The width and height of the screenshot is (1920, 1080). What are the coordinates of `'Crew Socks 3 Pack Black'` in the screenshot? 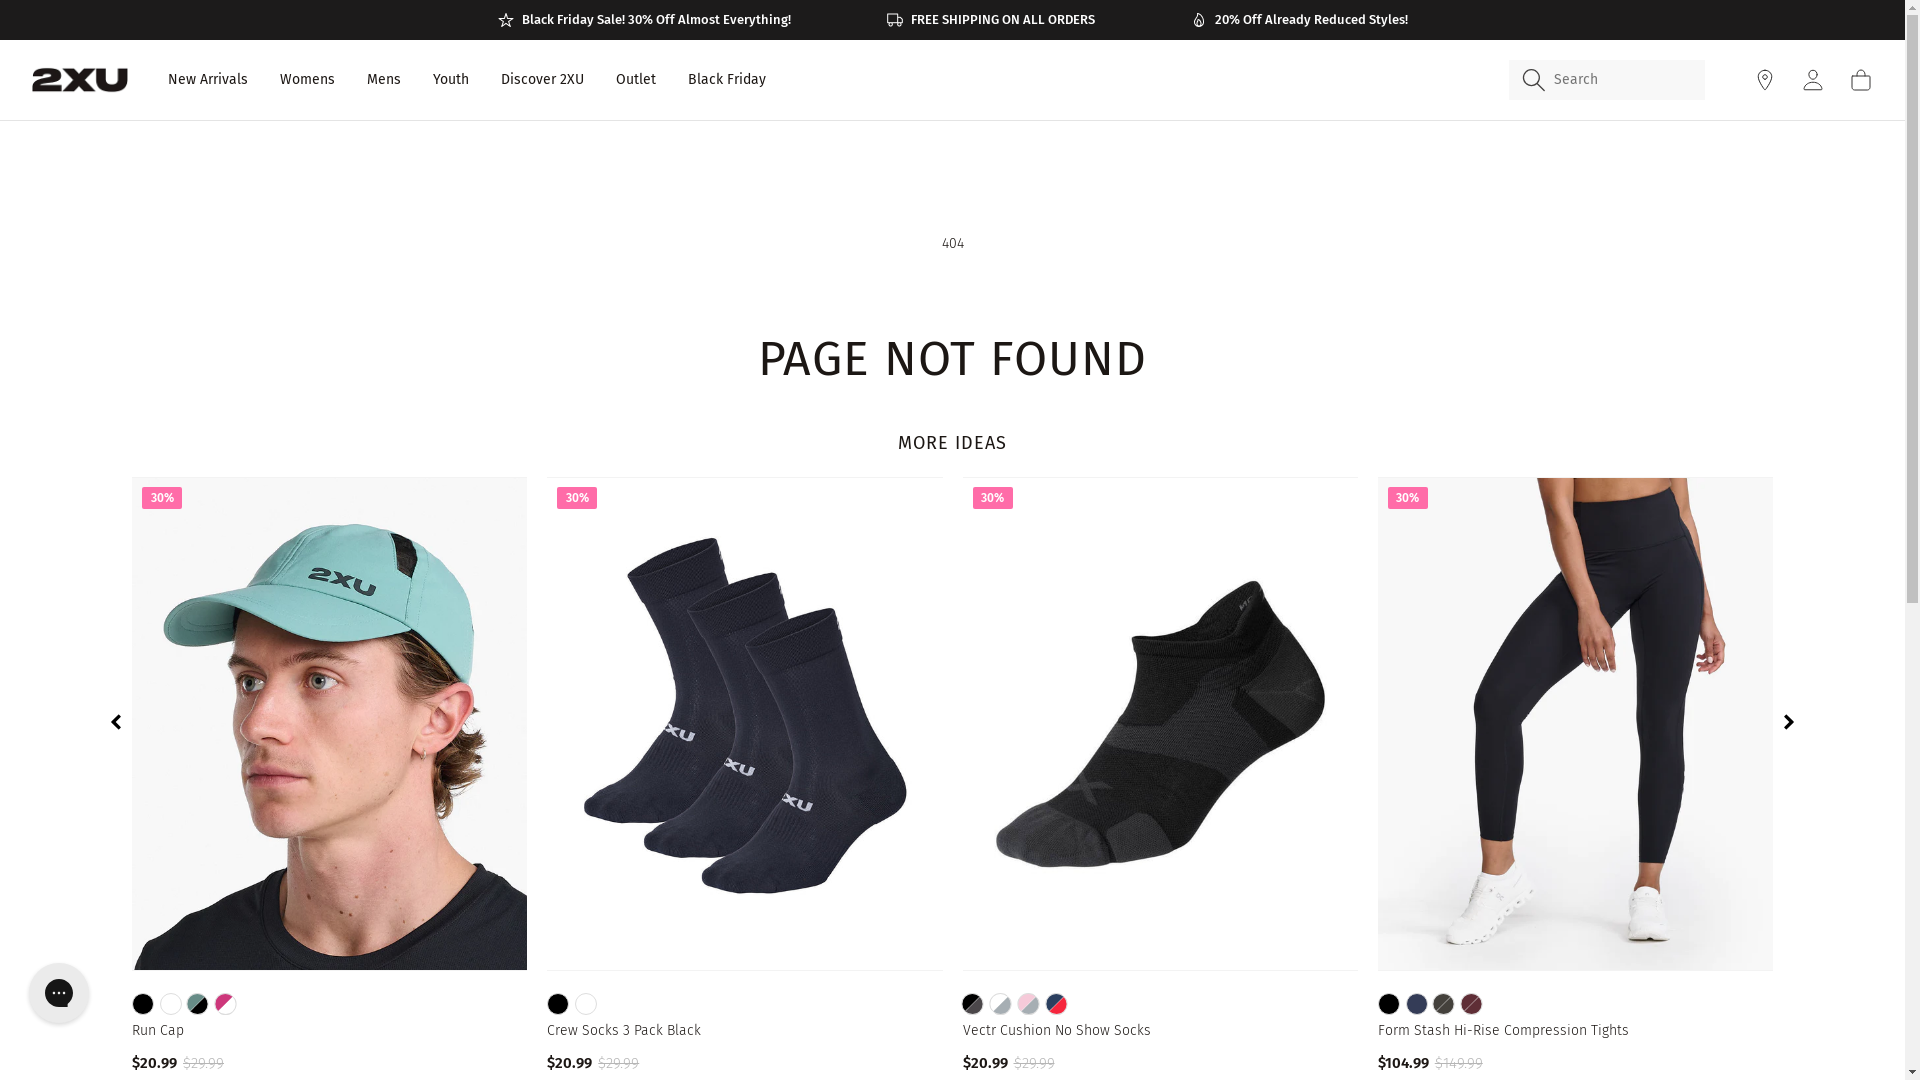 It's located at (743, 1030).